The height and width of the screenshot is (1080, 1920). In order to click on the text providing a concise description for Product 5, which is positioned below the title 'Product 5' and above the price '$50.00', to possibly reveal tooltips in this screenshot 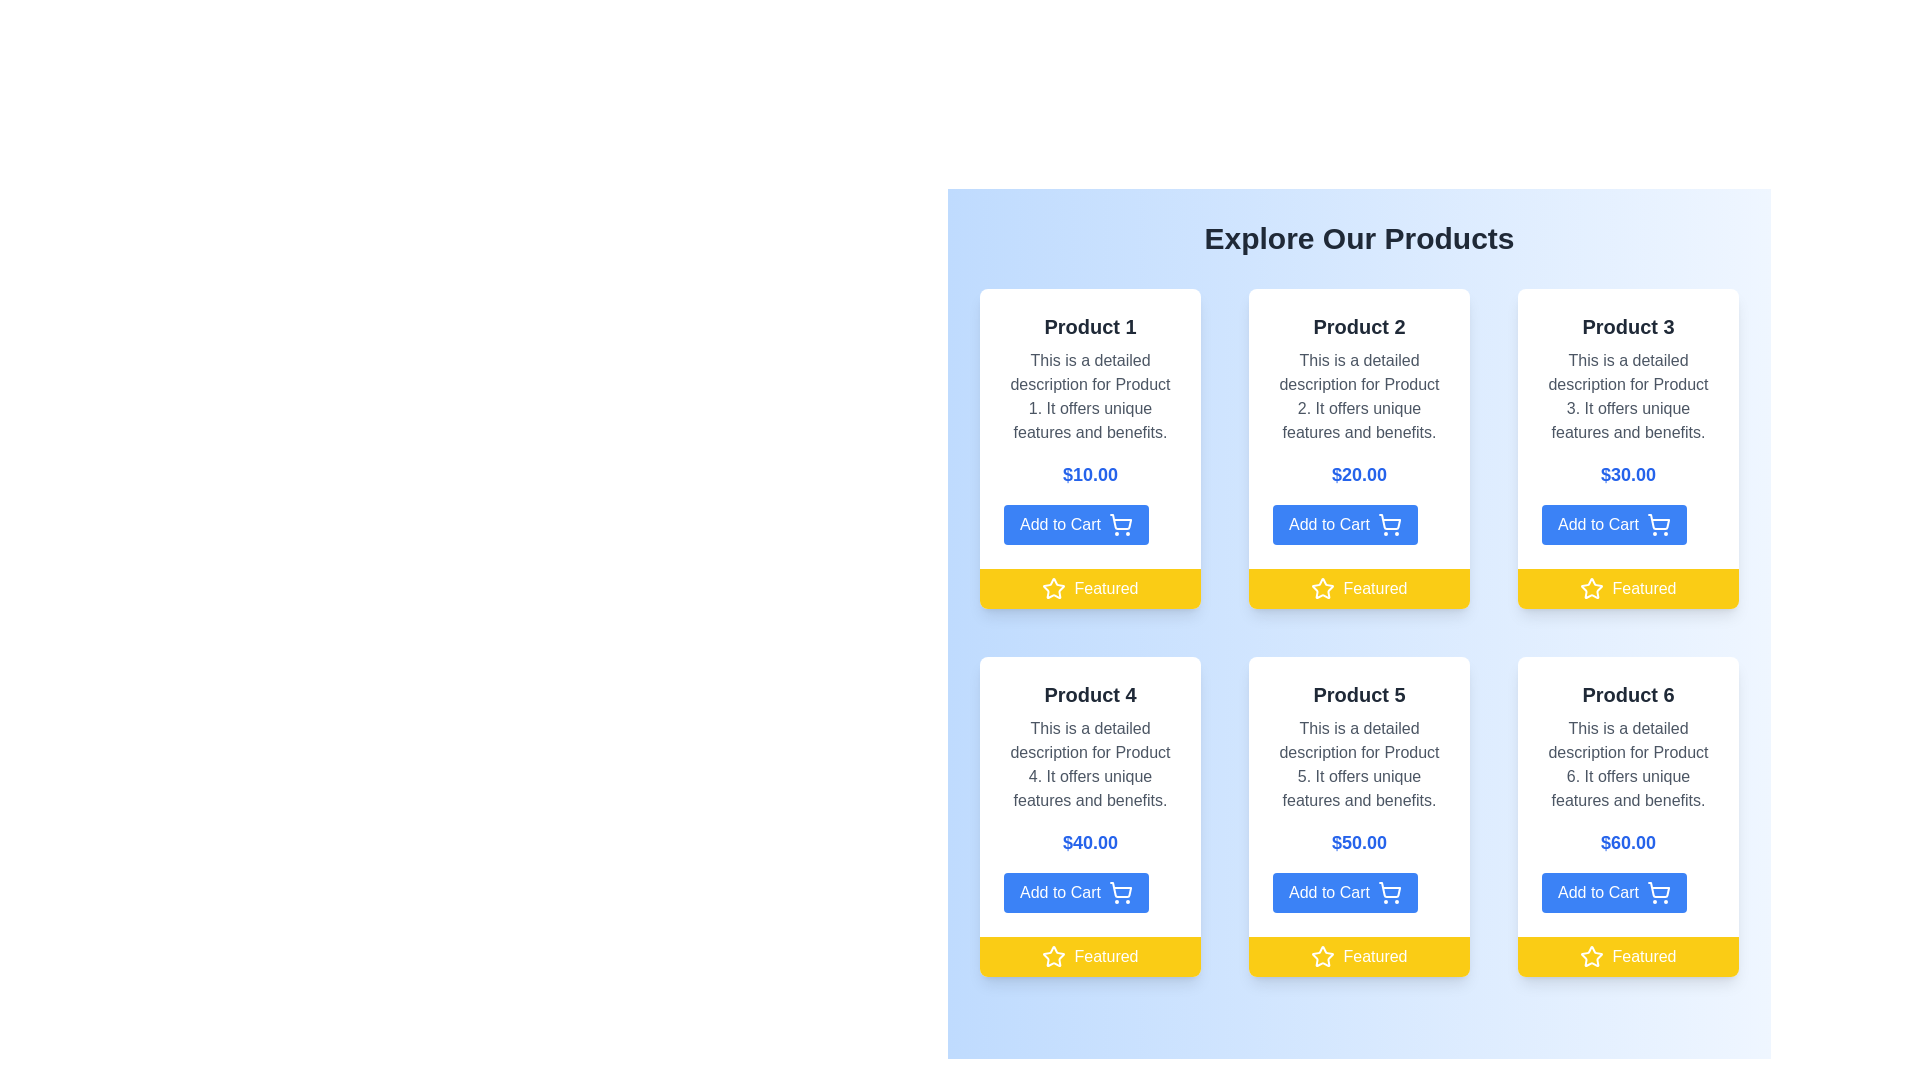, I will do `click(1359, 764)`.